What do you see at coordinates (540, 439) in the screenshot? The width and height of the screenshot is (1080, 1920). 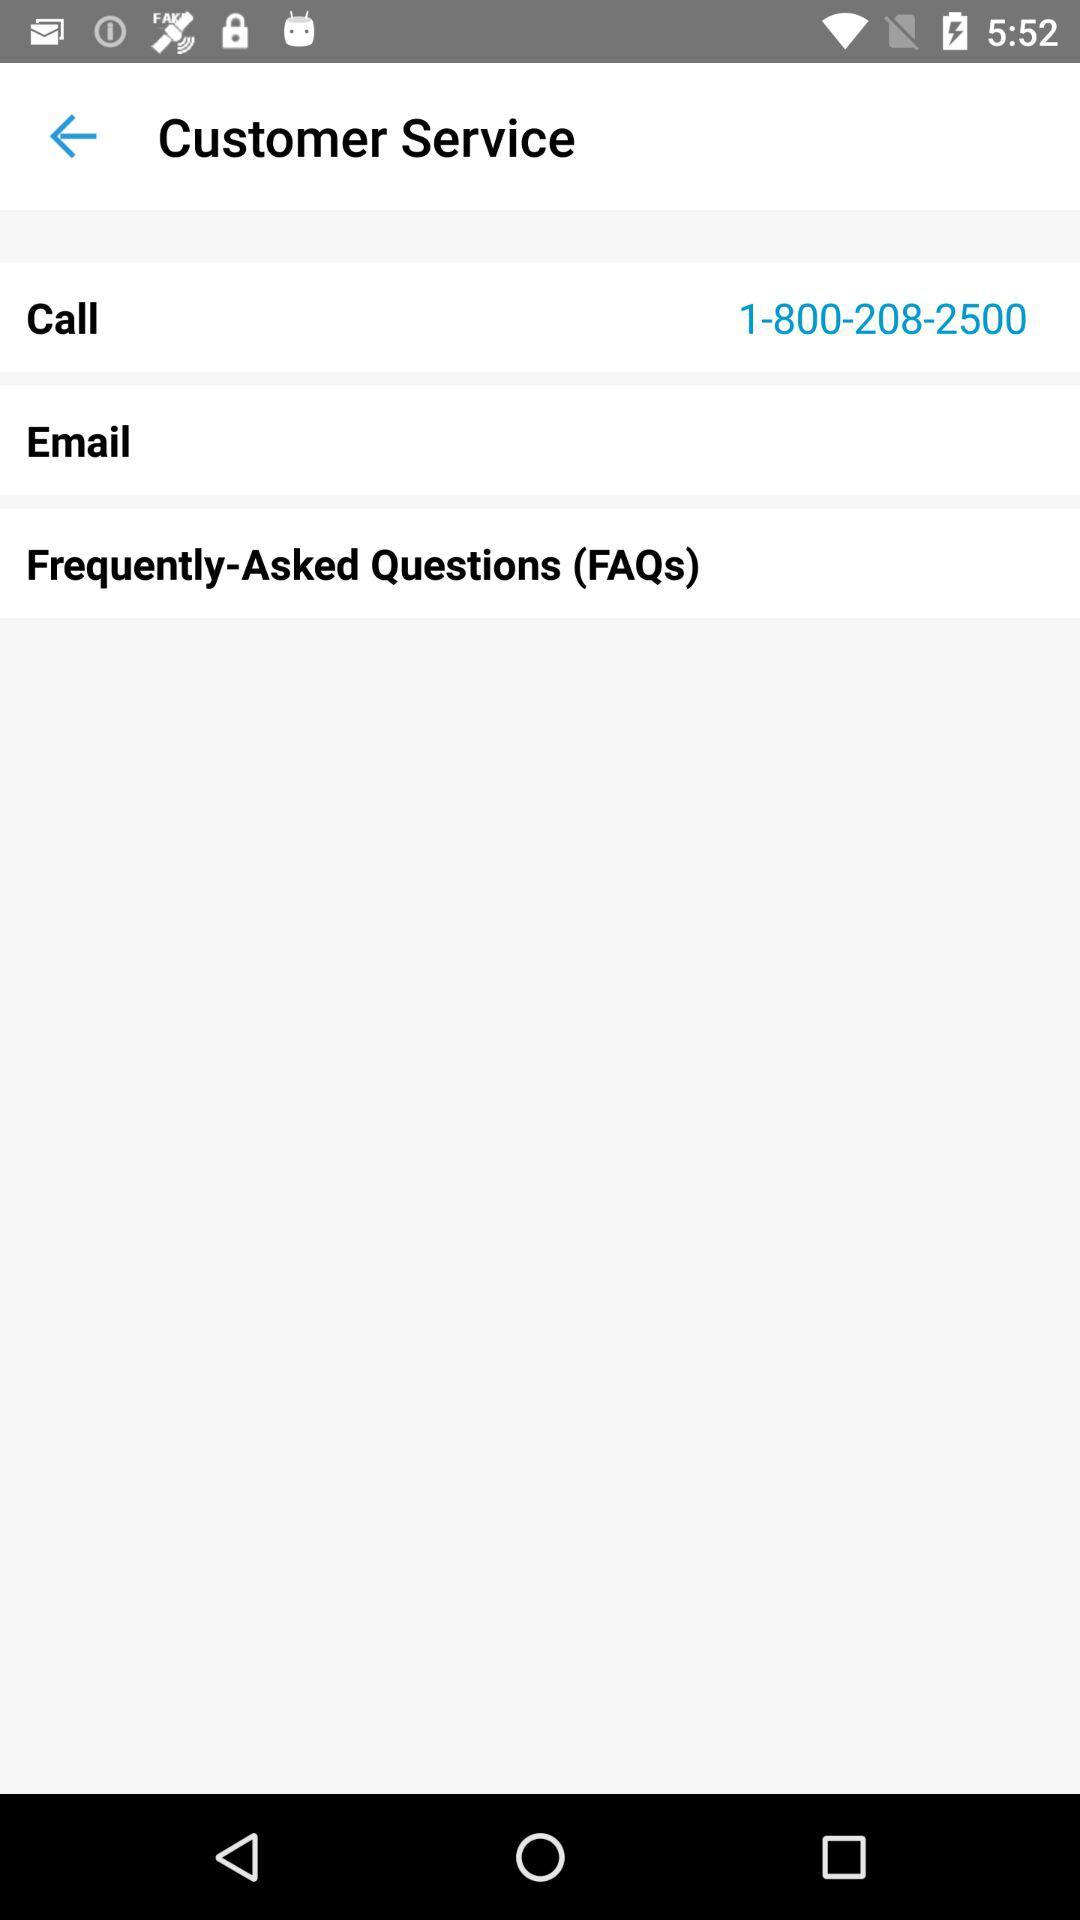 I see `the icon above frequently asked questions` at bounding box center [540, 439].